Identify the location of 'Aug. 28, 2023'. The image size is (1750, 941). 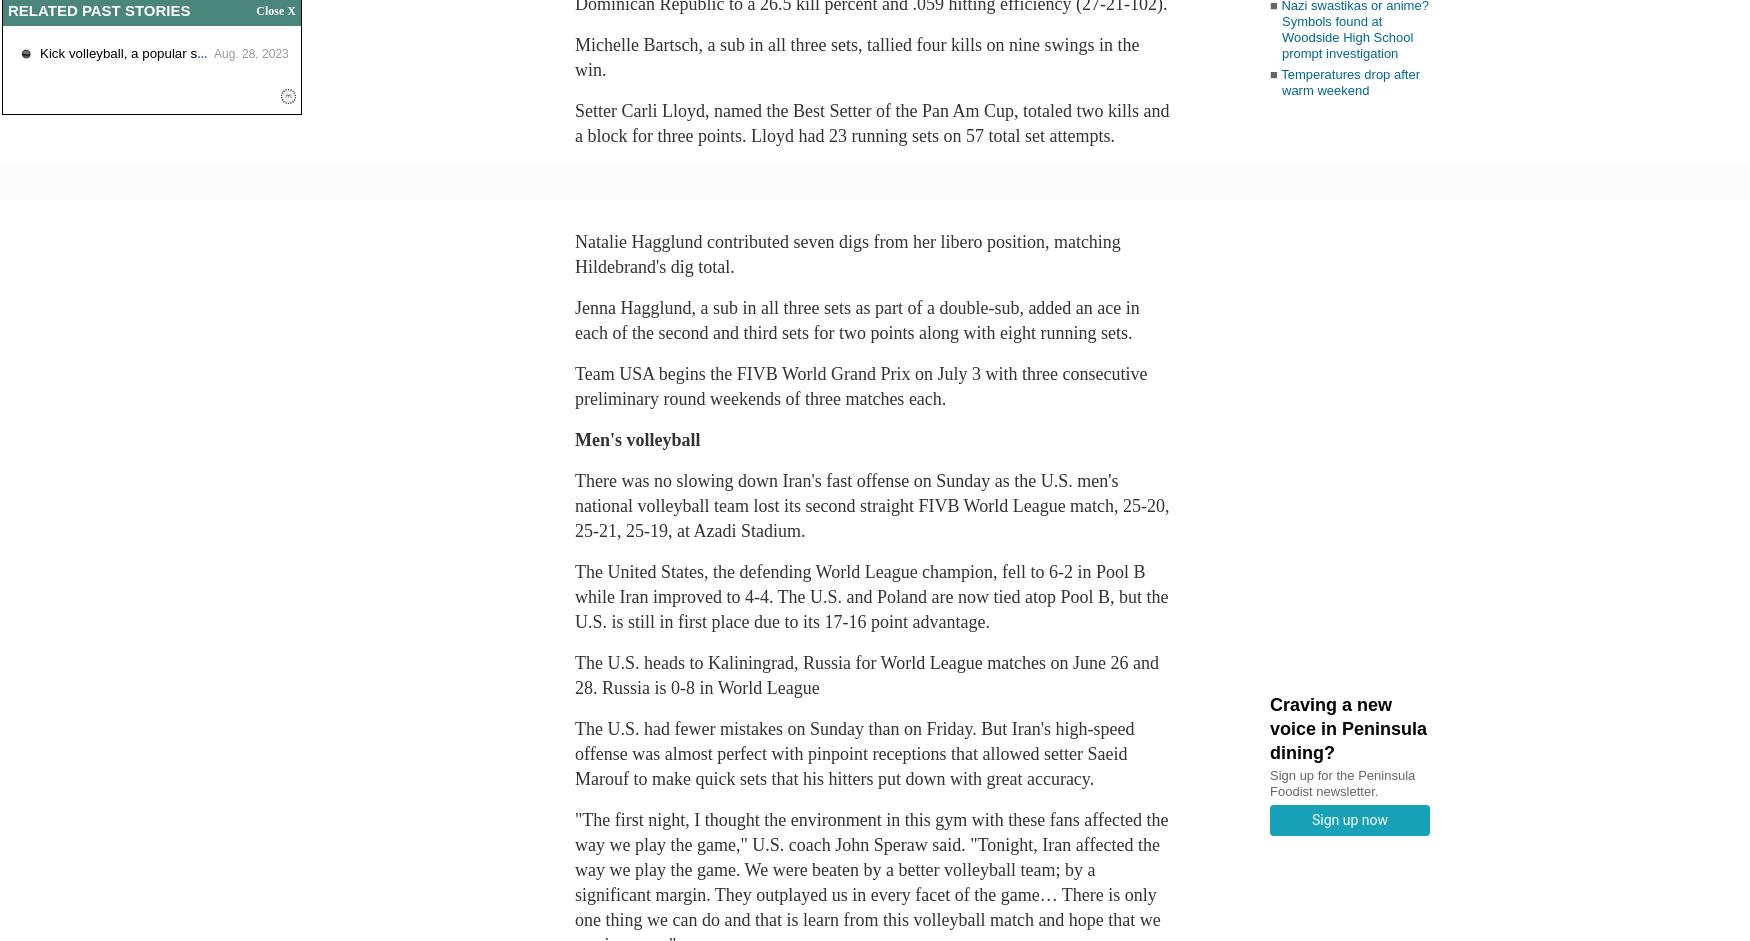
(250, 53).